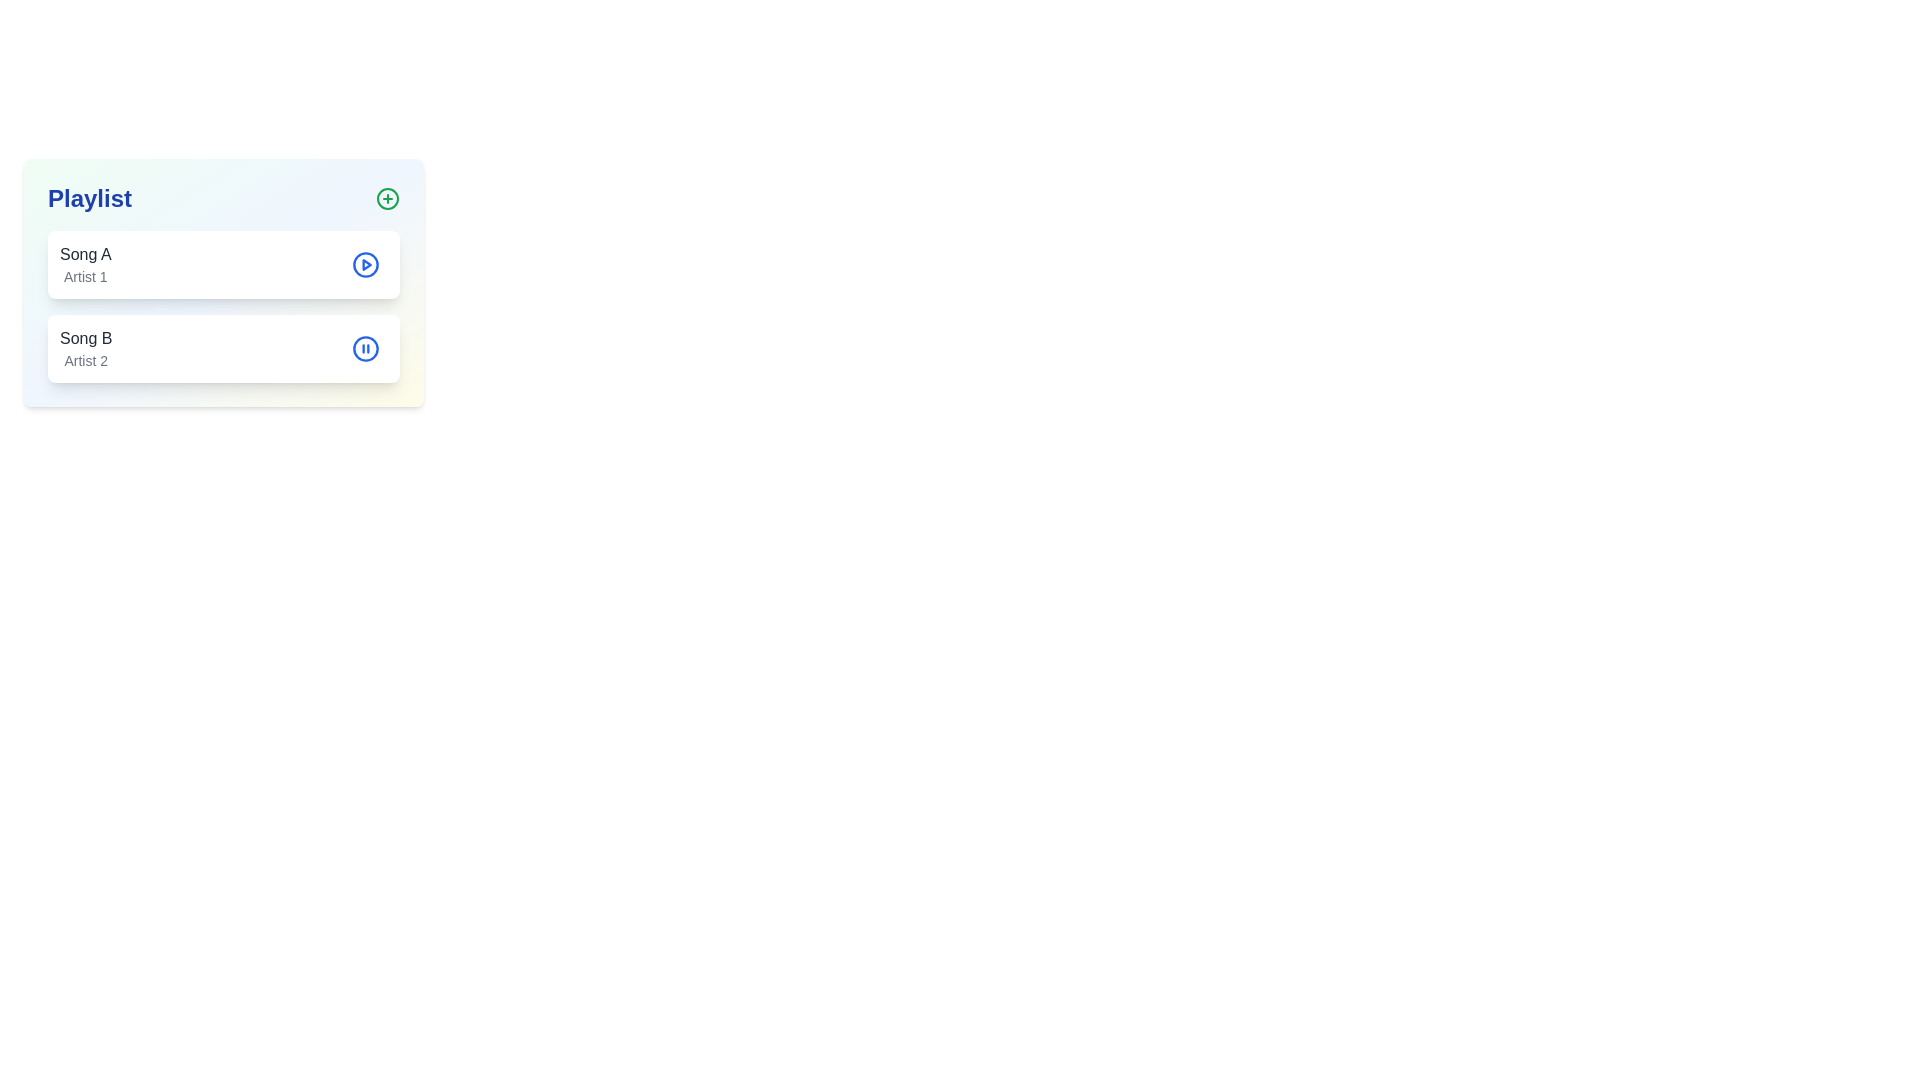 The height and width of the screenshot is (1080, 1920). What do you see at coordinates (85, 361) in the screenshot?
I see `the text label displaying 'Artist 2', which is located below 'Song B' in the playlist-style user interface` at bounding box center [85, 361].